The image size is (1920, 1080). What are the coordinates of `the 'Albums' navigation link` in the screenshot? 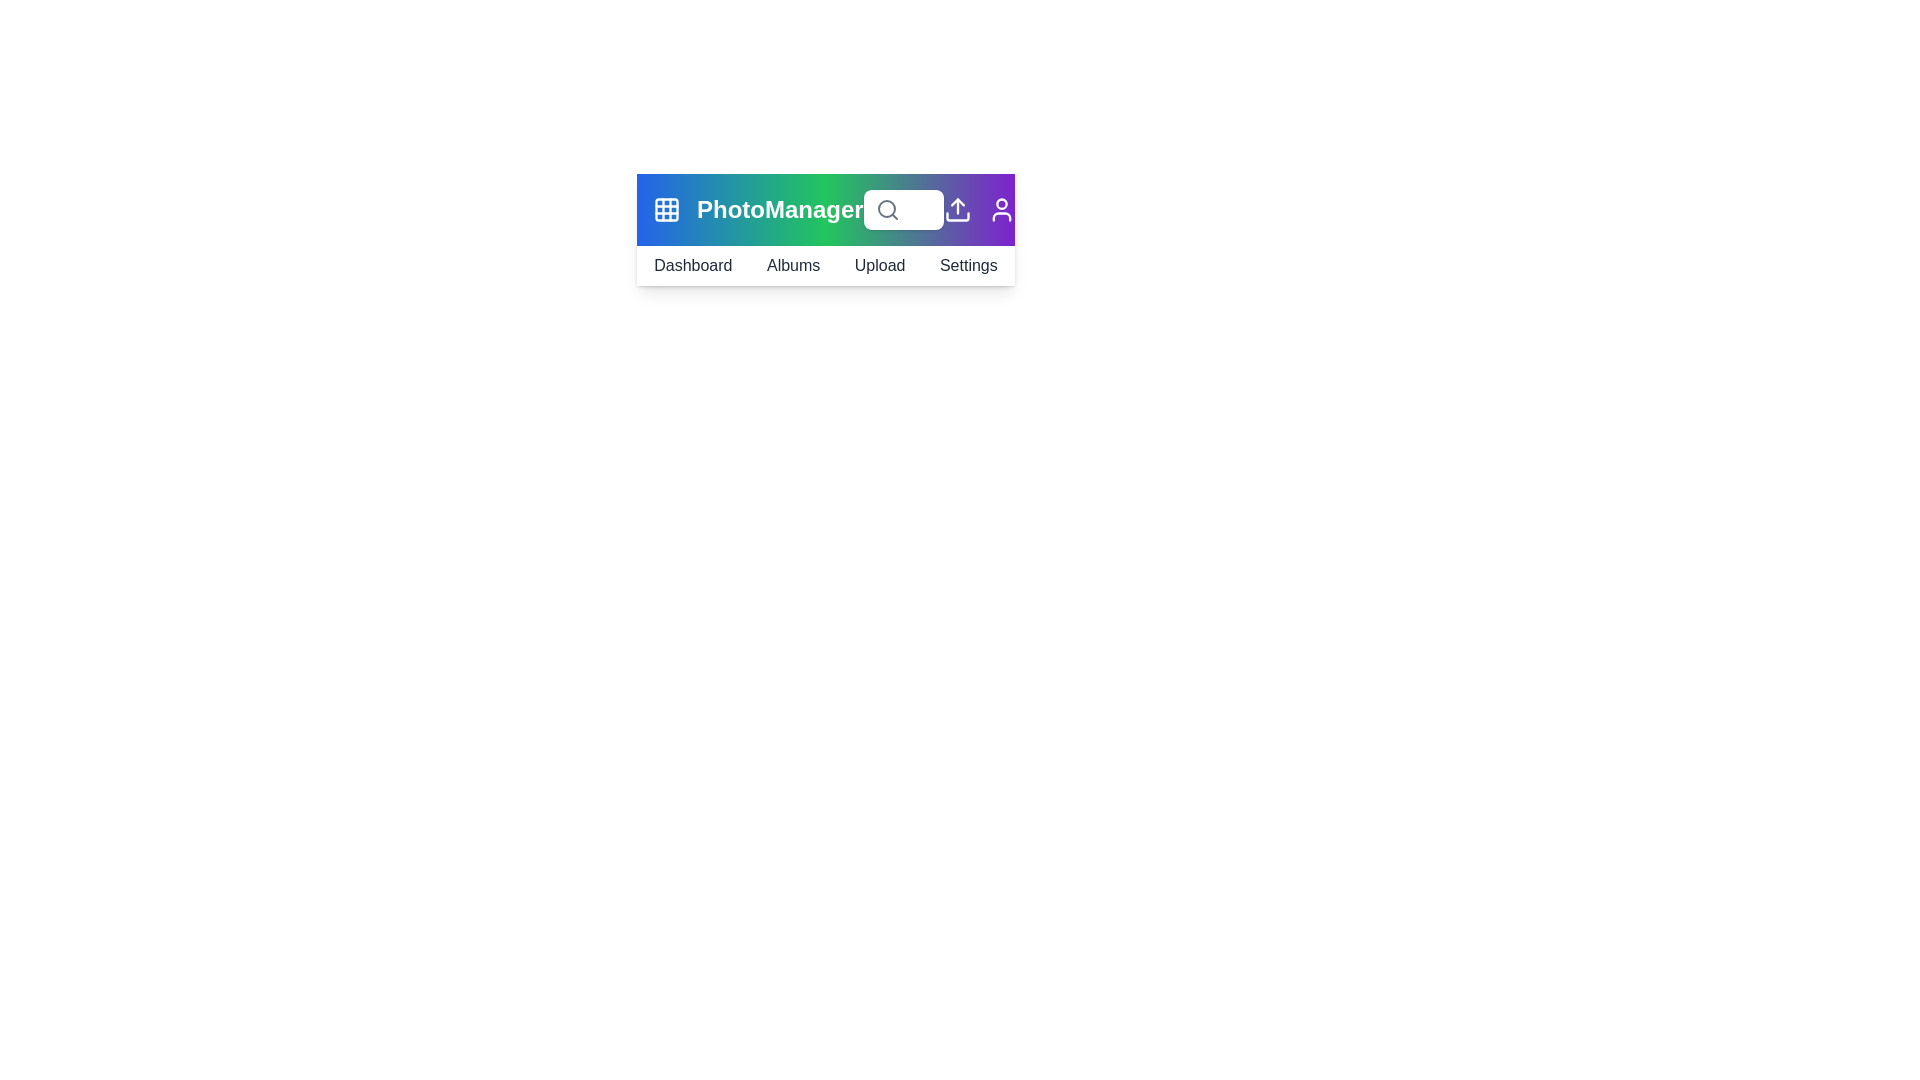 It's located at (792, 265).